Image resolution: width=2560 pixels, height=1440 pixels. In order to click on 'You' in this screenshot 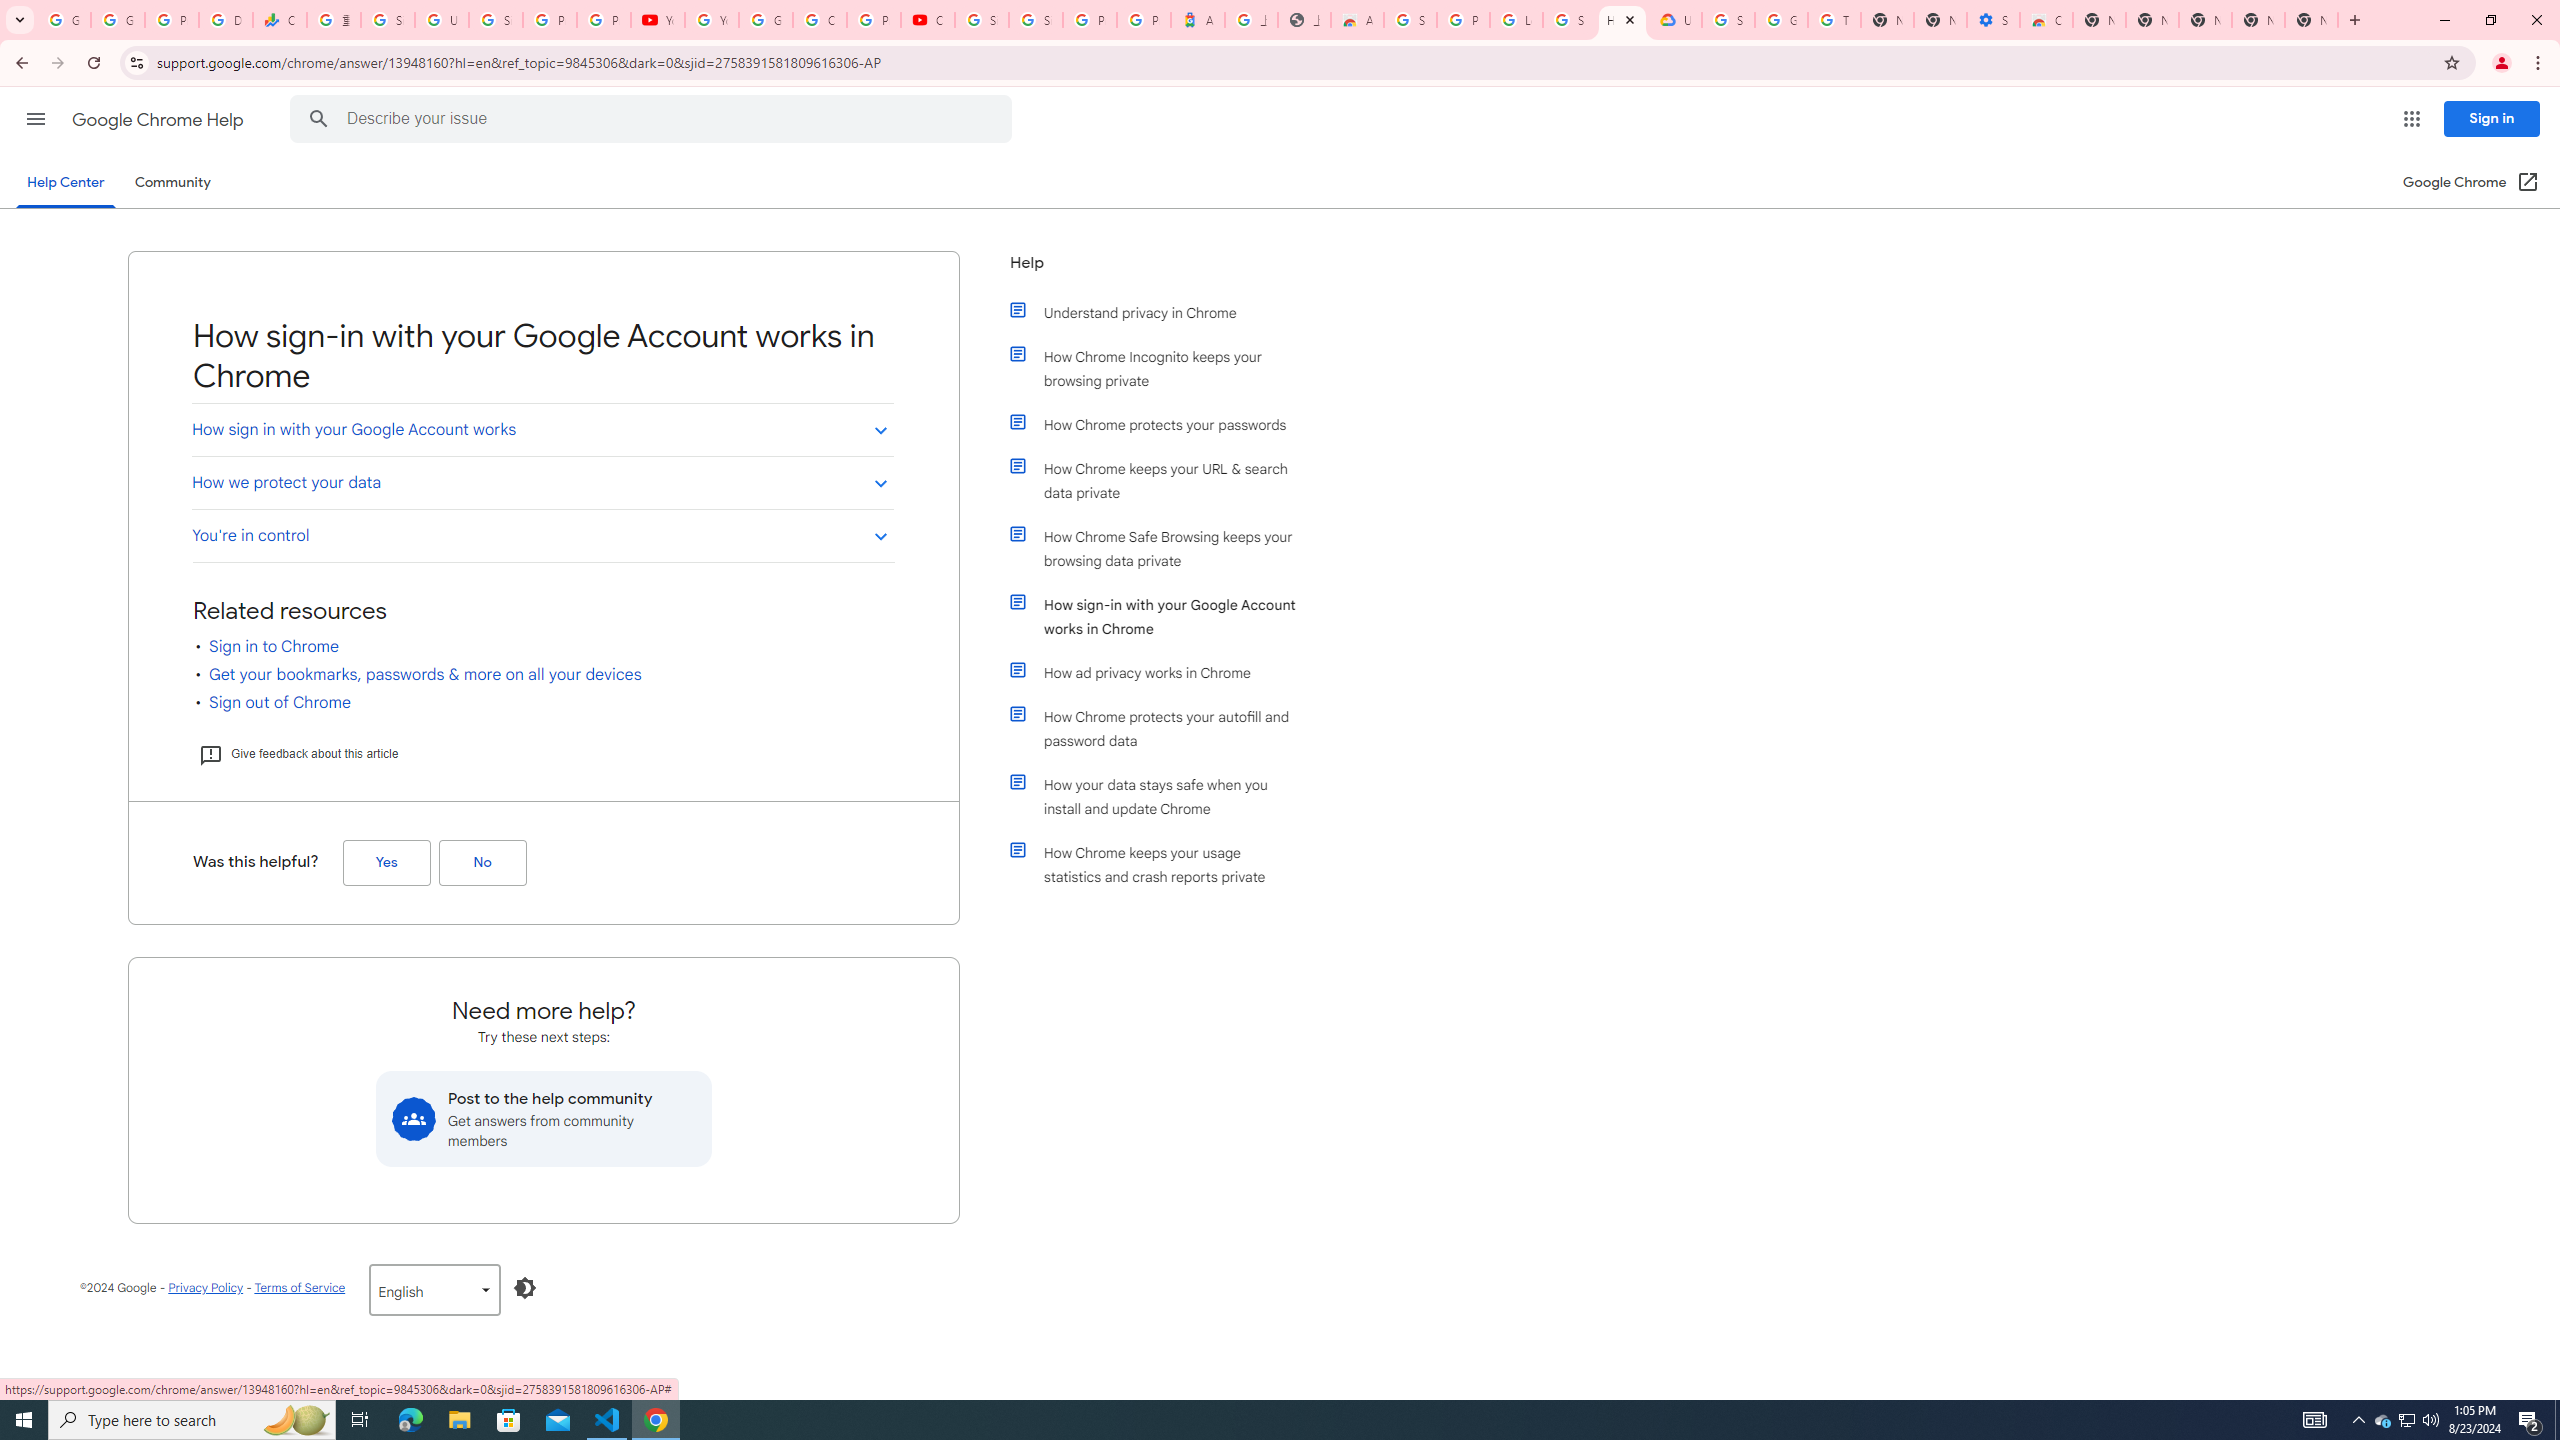, I will do `click(542, 533)`.